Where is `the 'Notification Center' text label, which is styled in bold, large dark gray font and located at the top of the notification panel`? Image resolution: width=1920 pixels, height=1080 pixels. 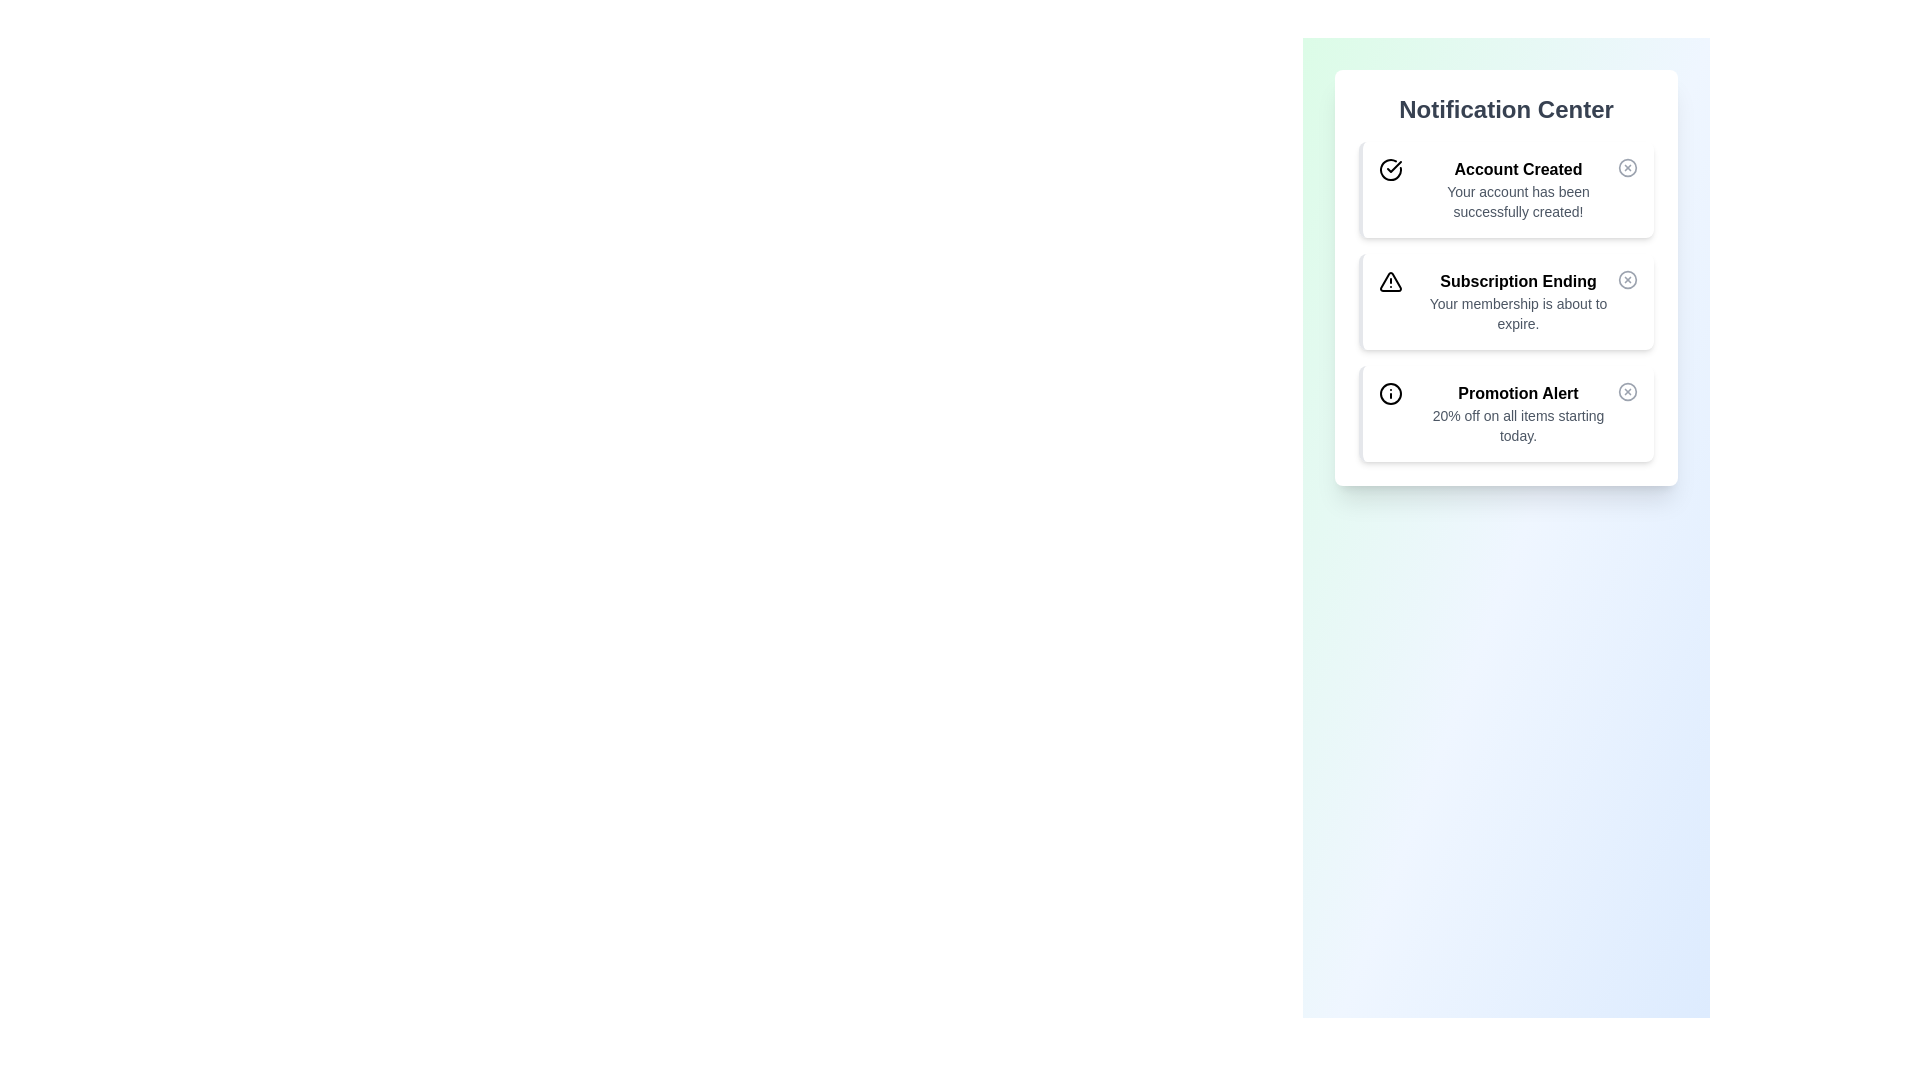 the 'Notification Center' text label, which is styled in bold, large dark gray font and located at the top of the notification panel is located at coordinates (1506, 110).